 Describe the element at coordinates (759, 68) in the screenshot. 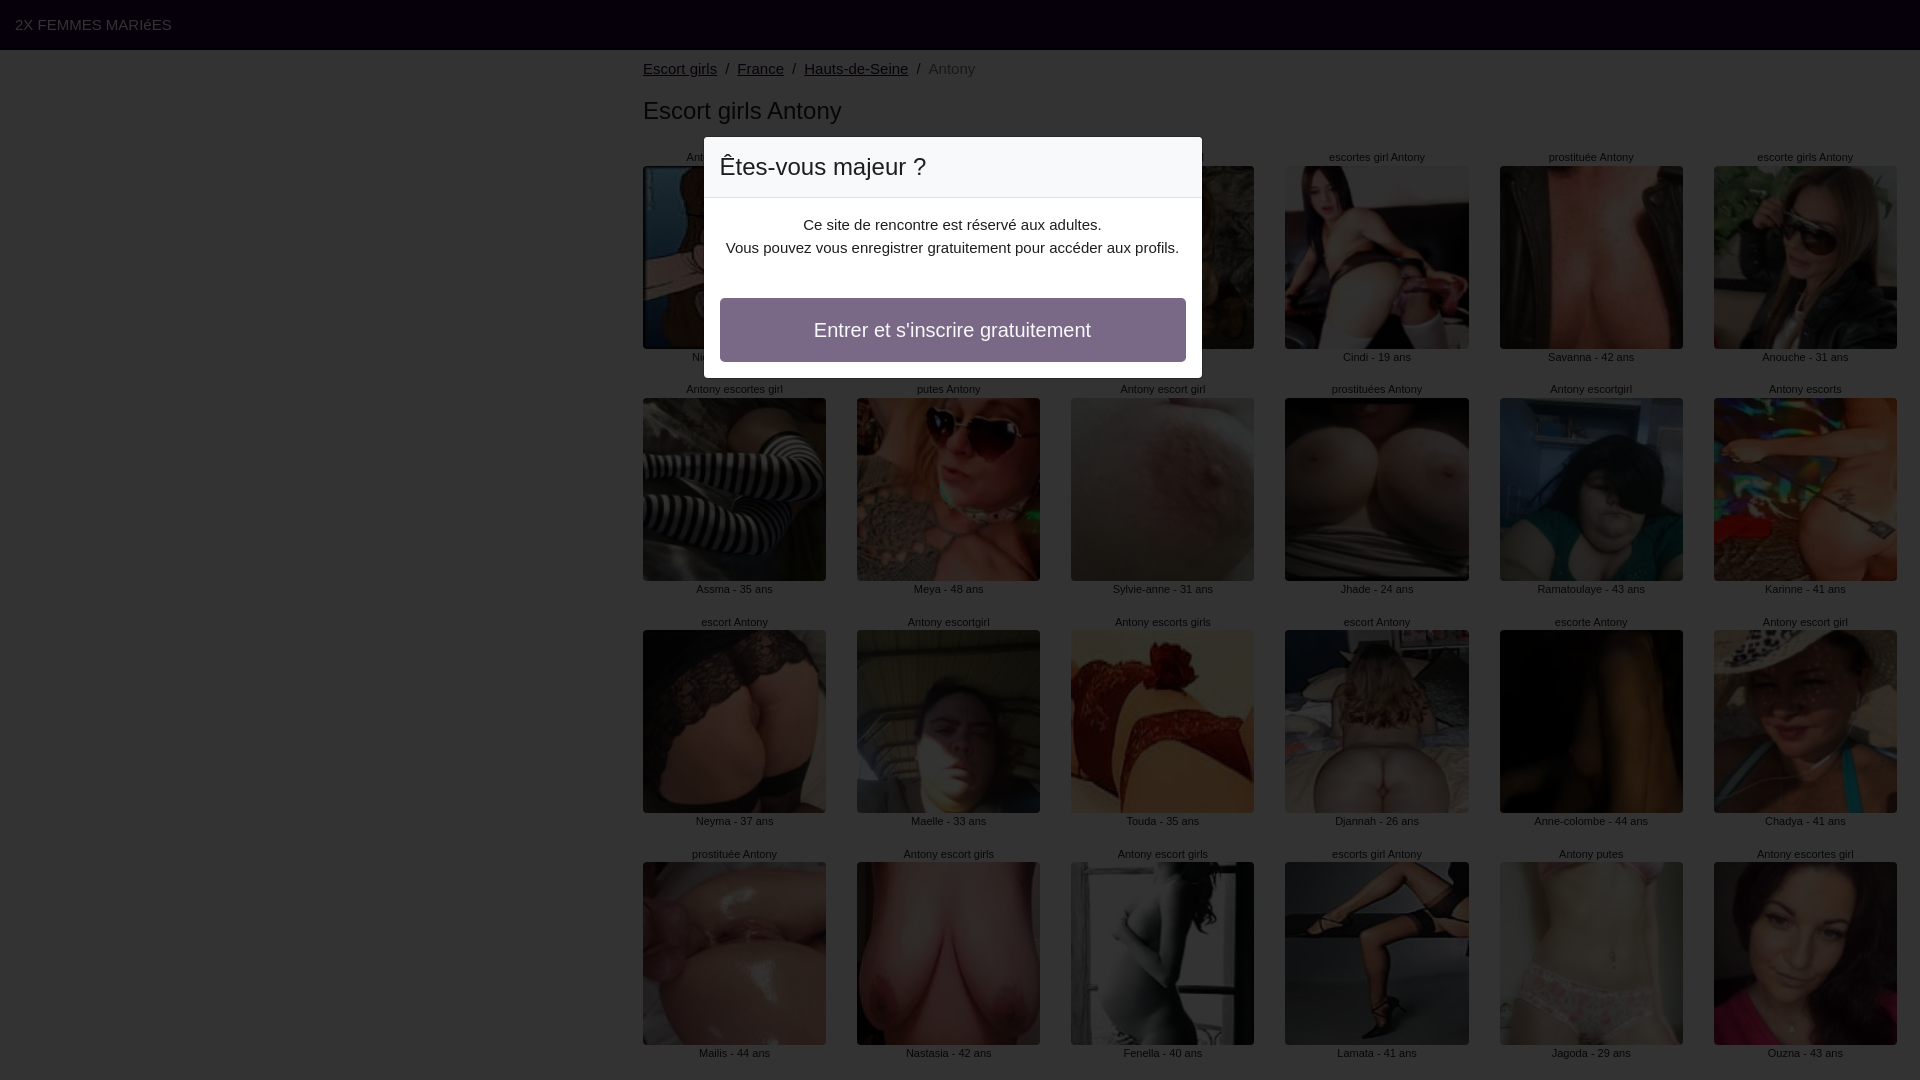

I see `'France'` at that location.